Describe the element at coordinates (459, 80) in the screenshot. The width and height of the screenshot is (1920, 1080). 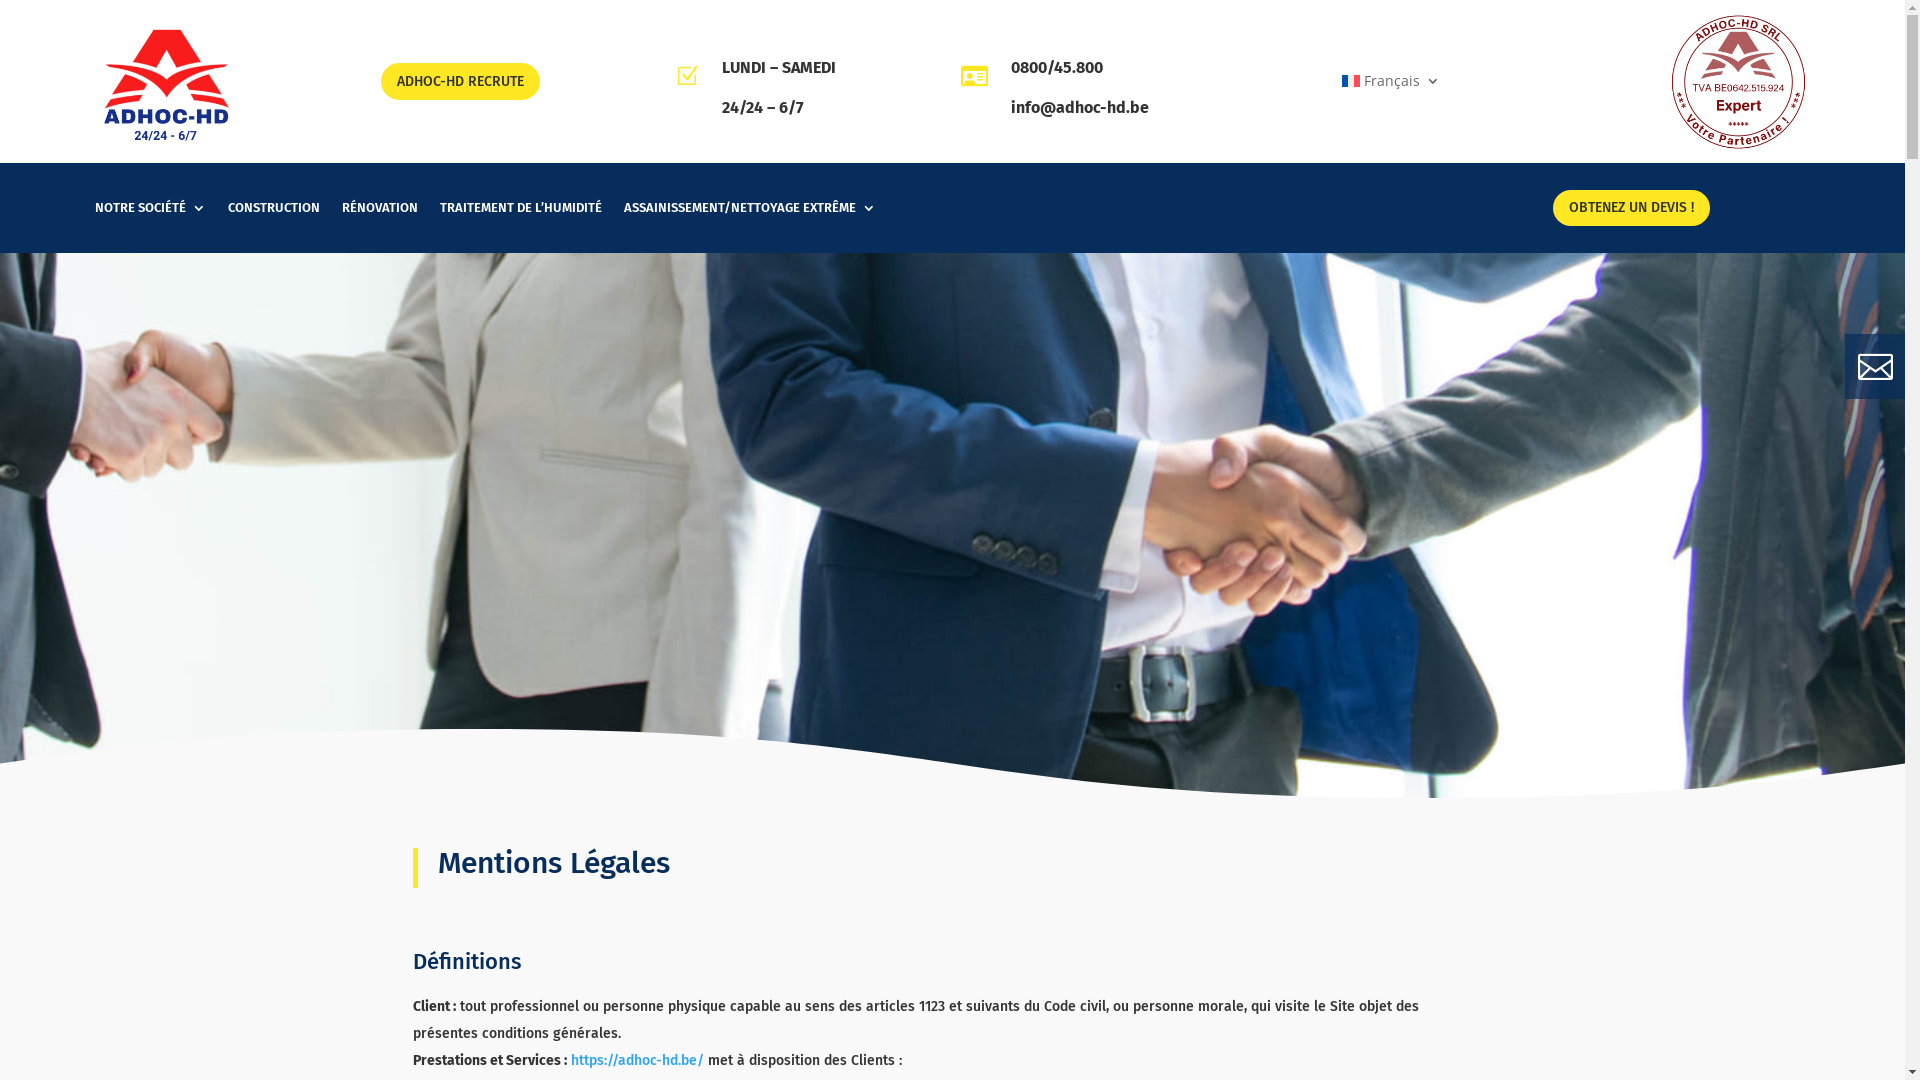
I see `'ADHOC-HD RECRUTE'` at that location.